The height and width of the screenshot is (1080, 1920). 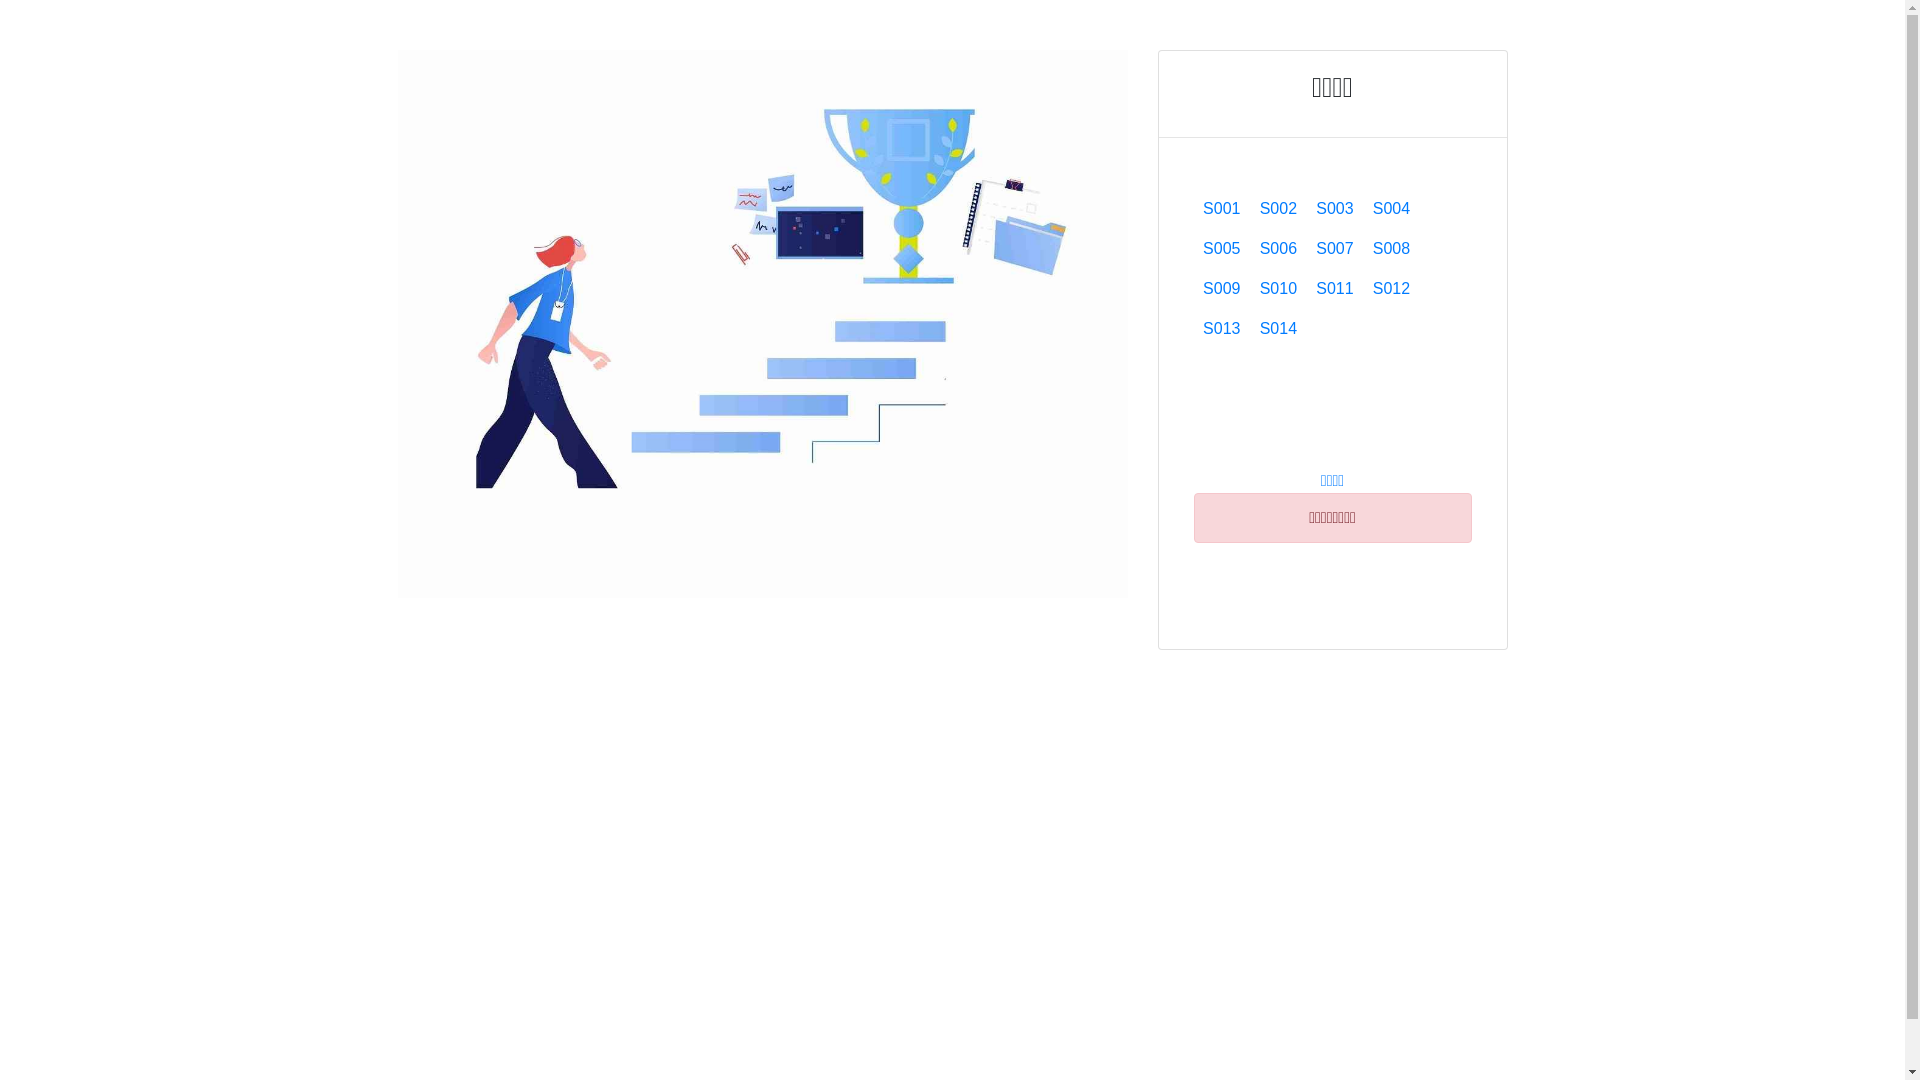 What do you see at coordinates (1390, 289) in the screenshot?
I see `'S012'` at bounding box center [1390, 289].